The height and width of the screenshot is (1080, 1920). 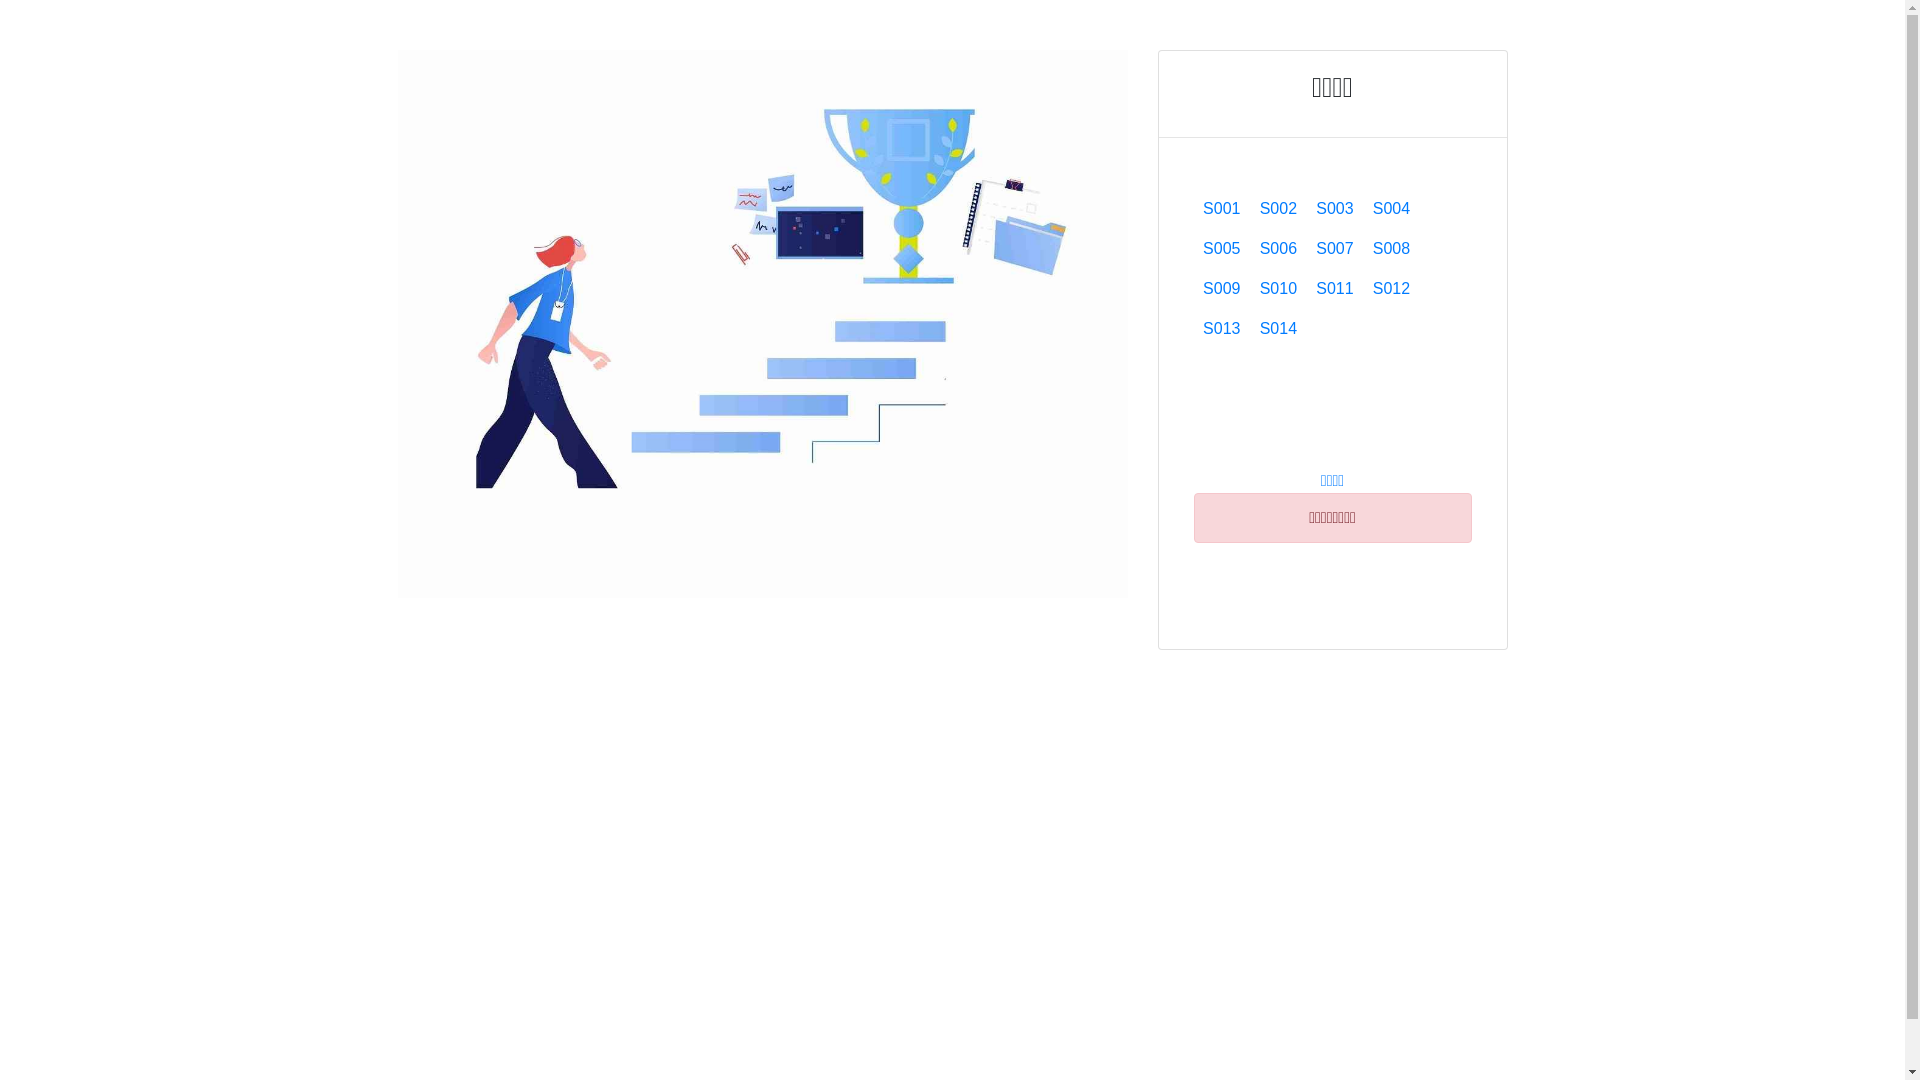 What do you see at coordinates (1390, 289) in the screenshot?
I see `'S012'` at bounding box center [1390, 289].